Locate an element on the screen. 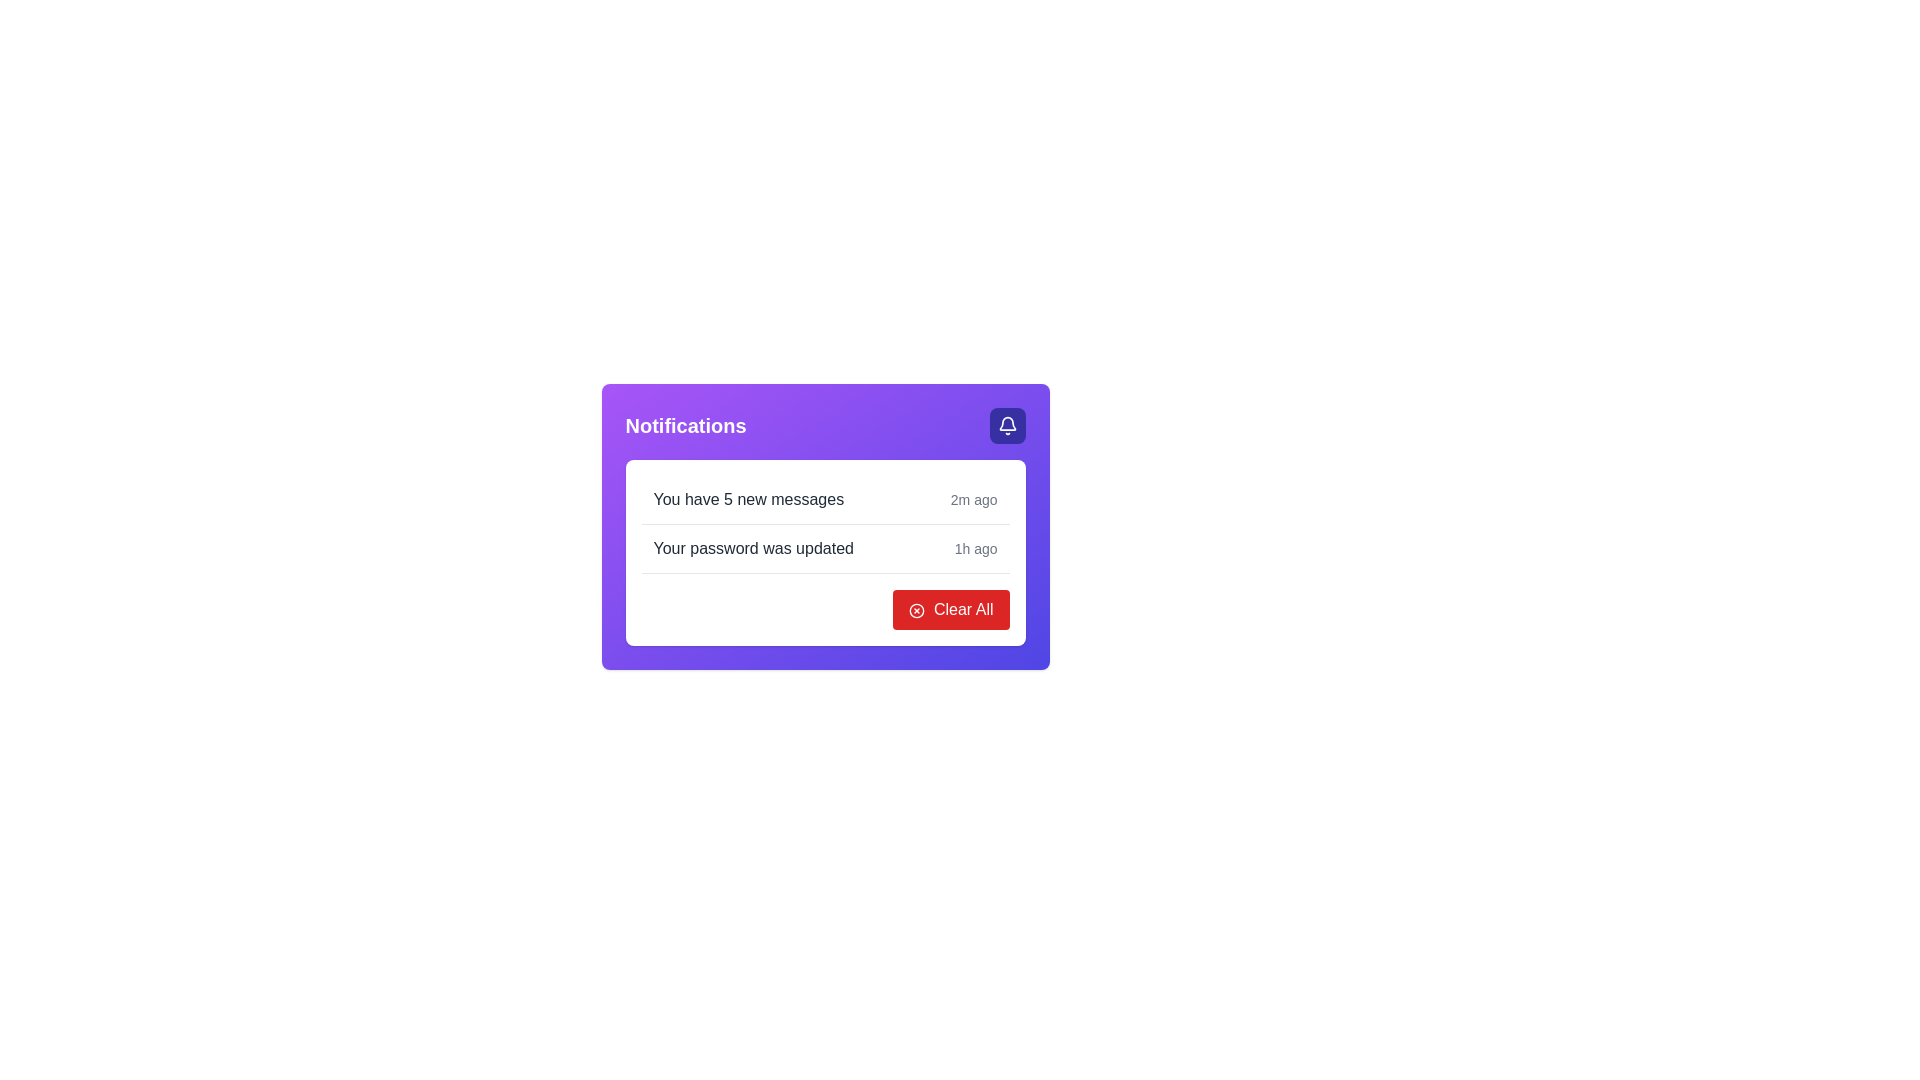 This screenshot has width=1920, height=1080. notification details from the second notification item about the password update, located directly below the 'You have 5 new messages' notification is located at coordinates (825, 549).